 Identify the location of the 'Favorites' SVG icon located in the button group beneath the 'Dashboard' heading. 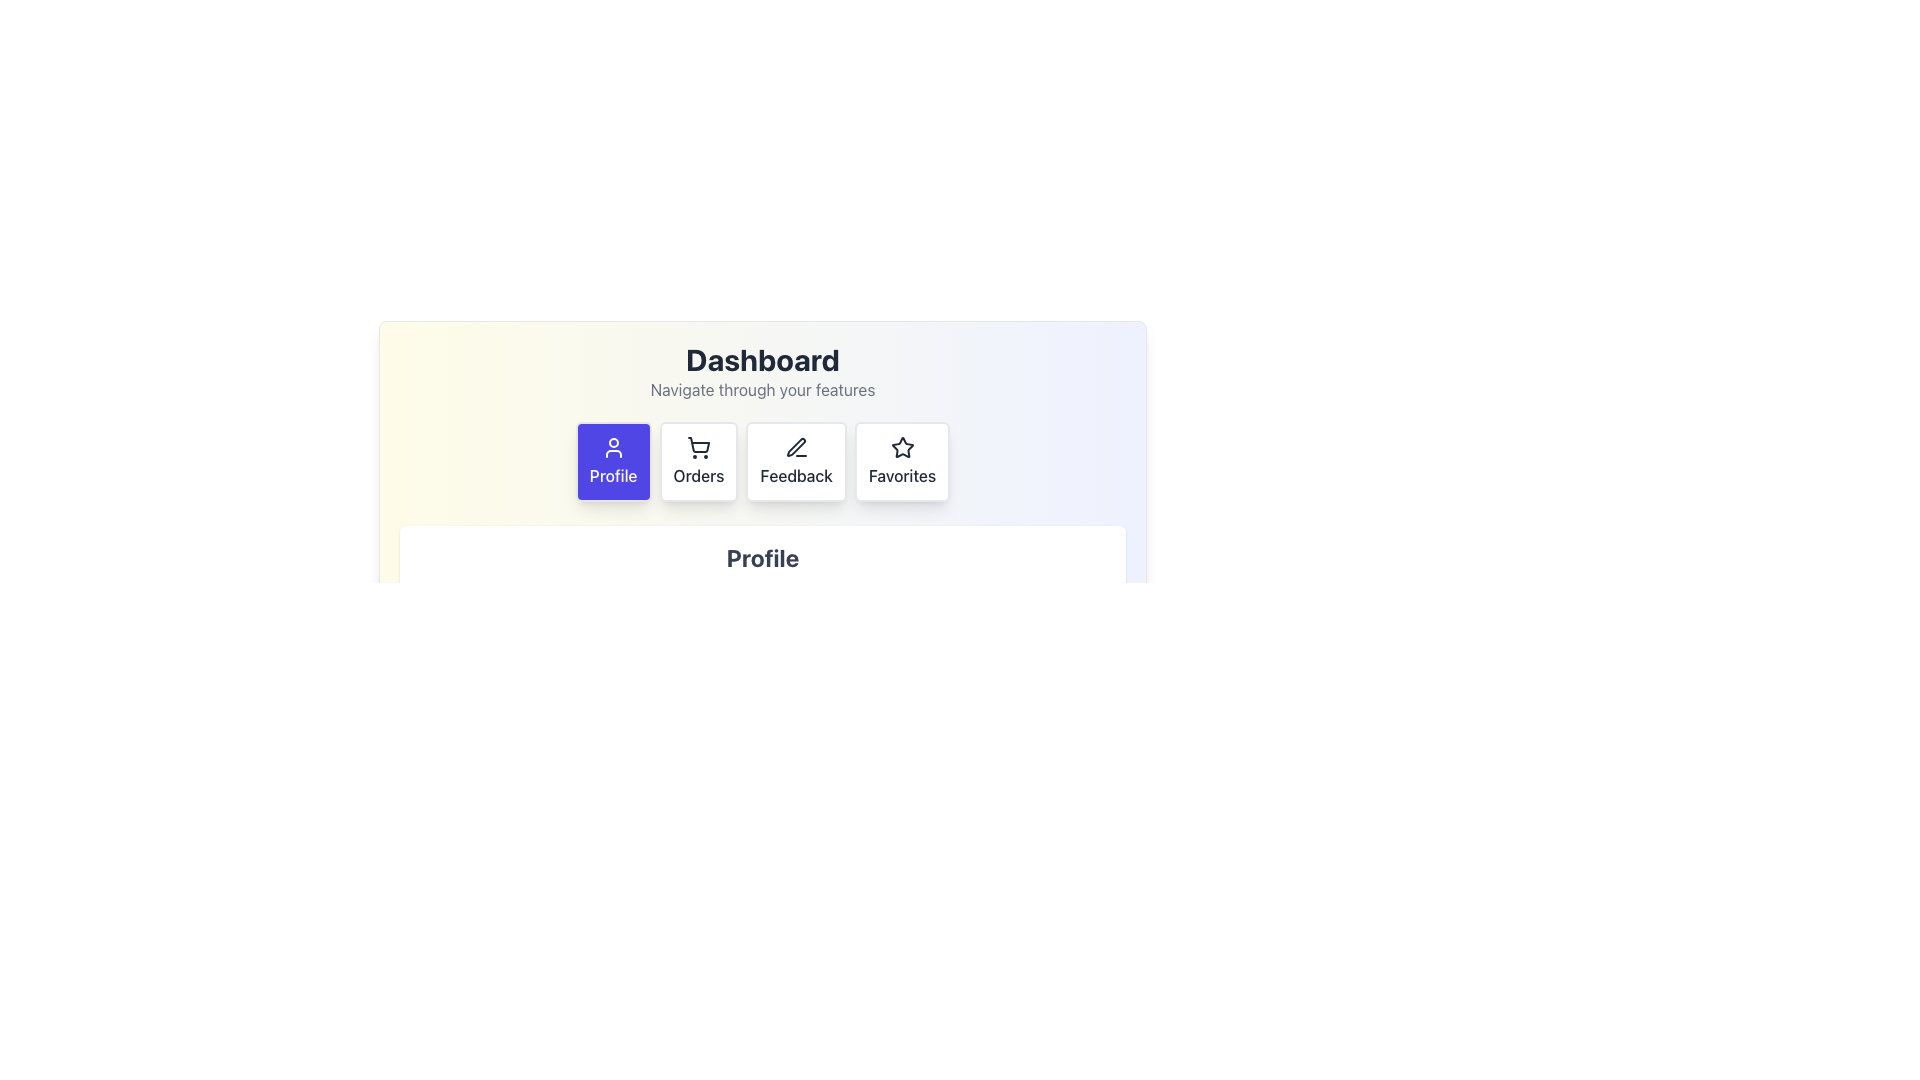
(901, 446).